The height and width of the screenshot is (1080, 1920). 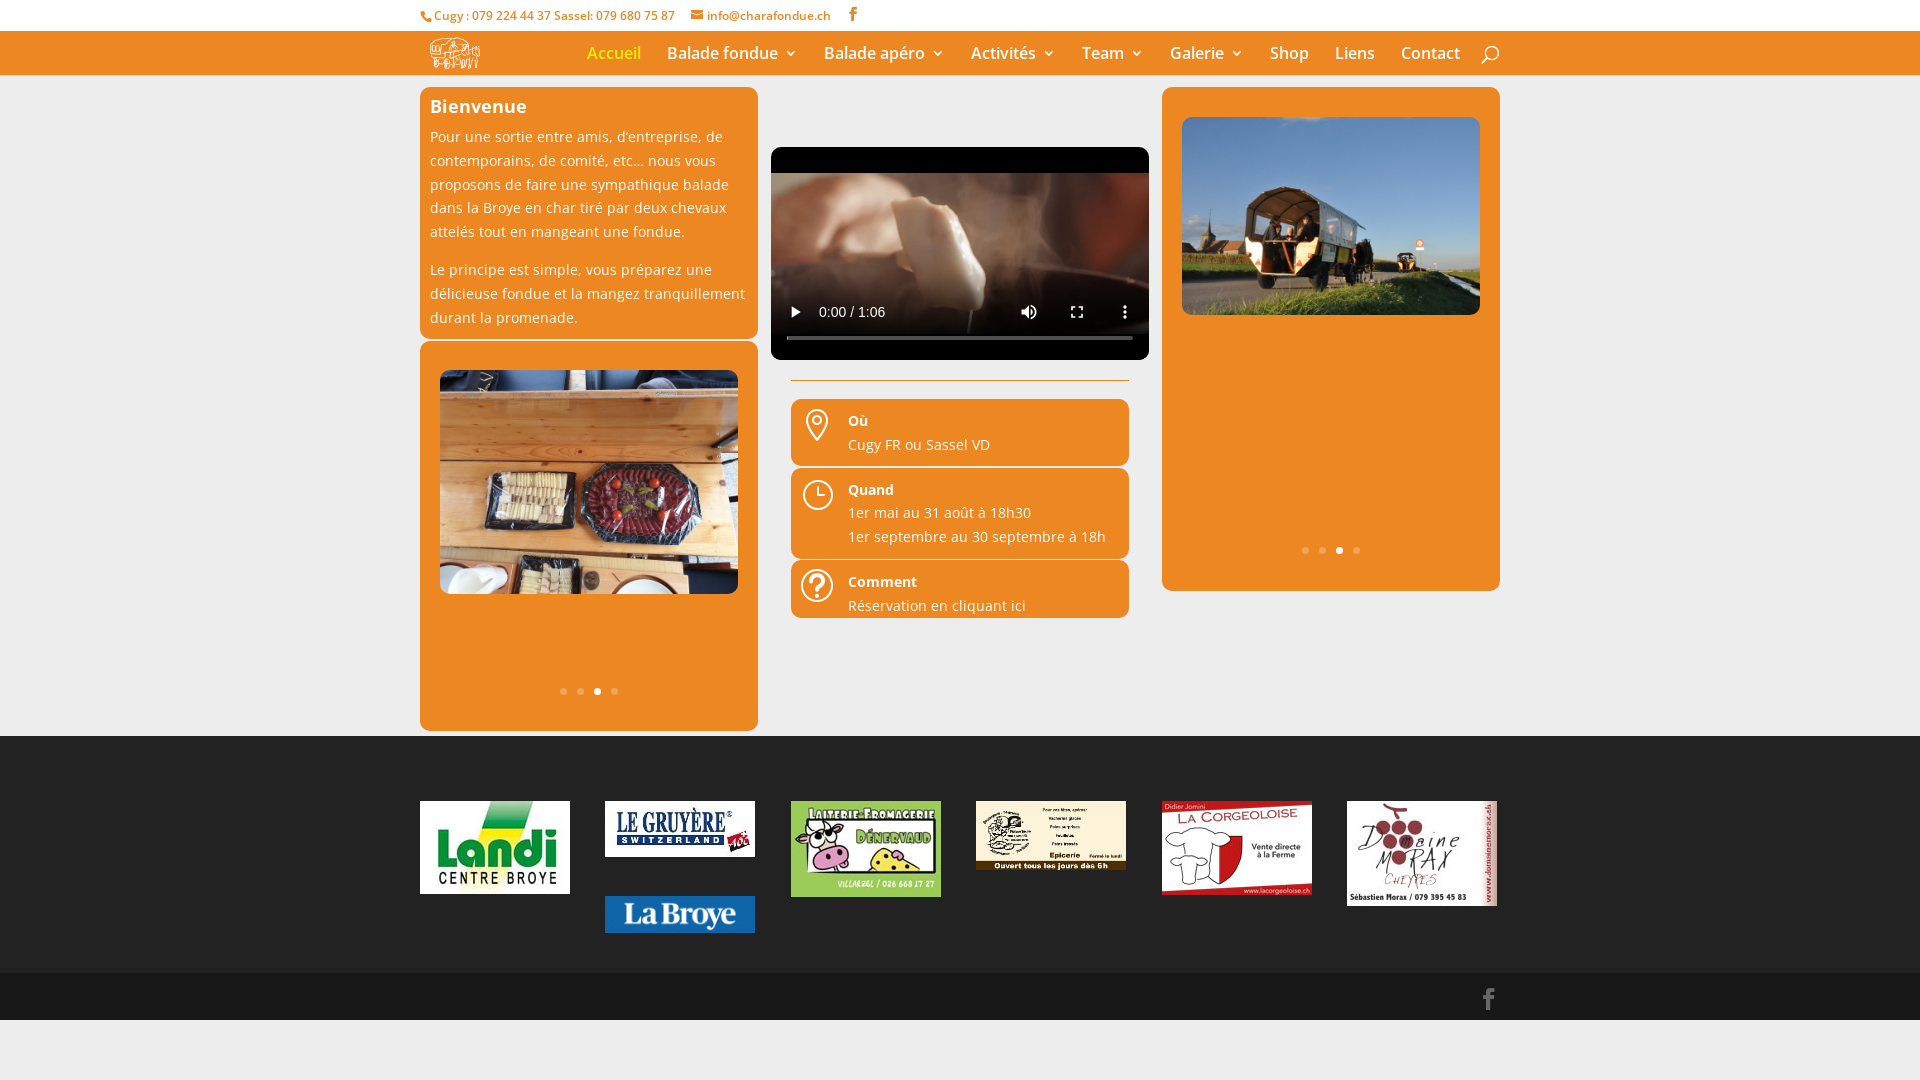 What do you see at coordinates (1429, 59) in the screenshot?
I see `'Contact'` at bounding box center [1429, 59].